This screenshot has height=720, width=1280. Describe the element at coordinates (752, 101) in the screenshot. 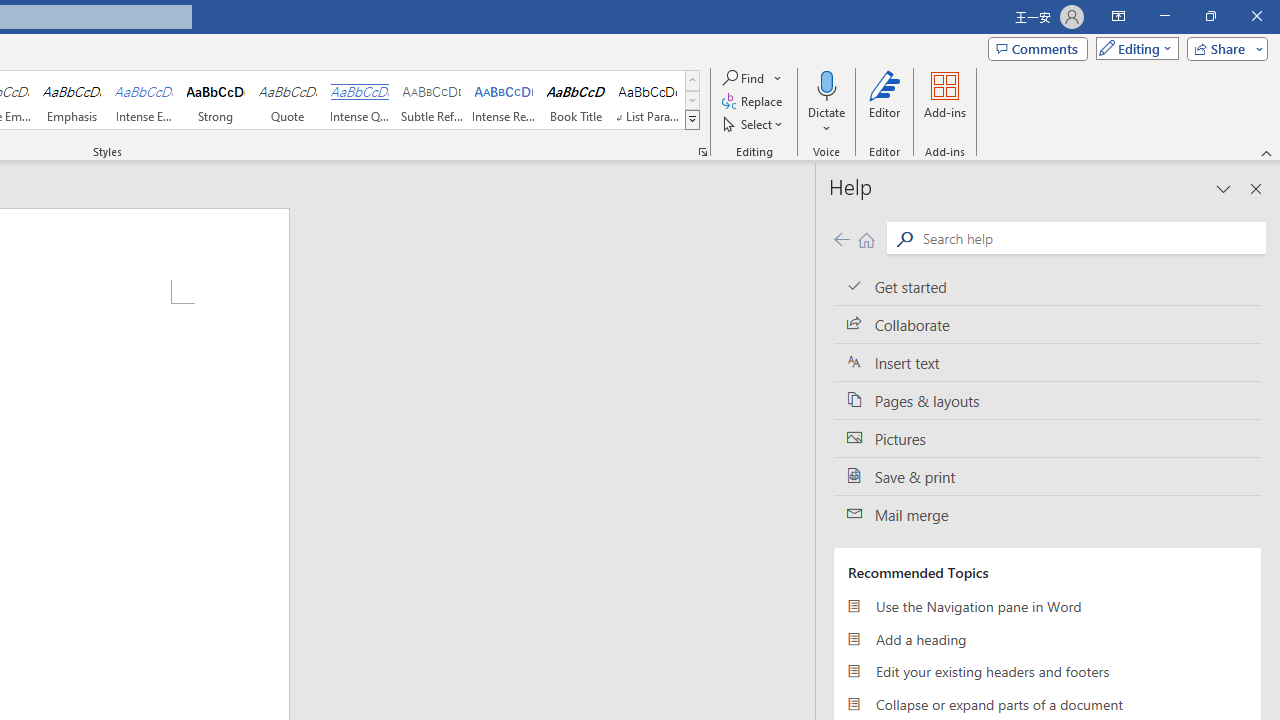

I see `'Replace...'` at that location.